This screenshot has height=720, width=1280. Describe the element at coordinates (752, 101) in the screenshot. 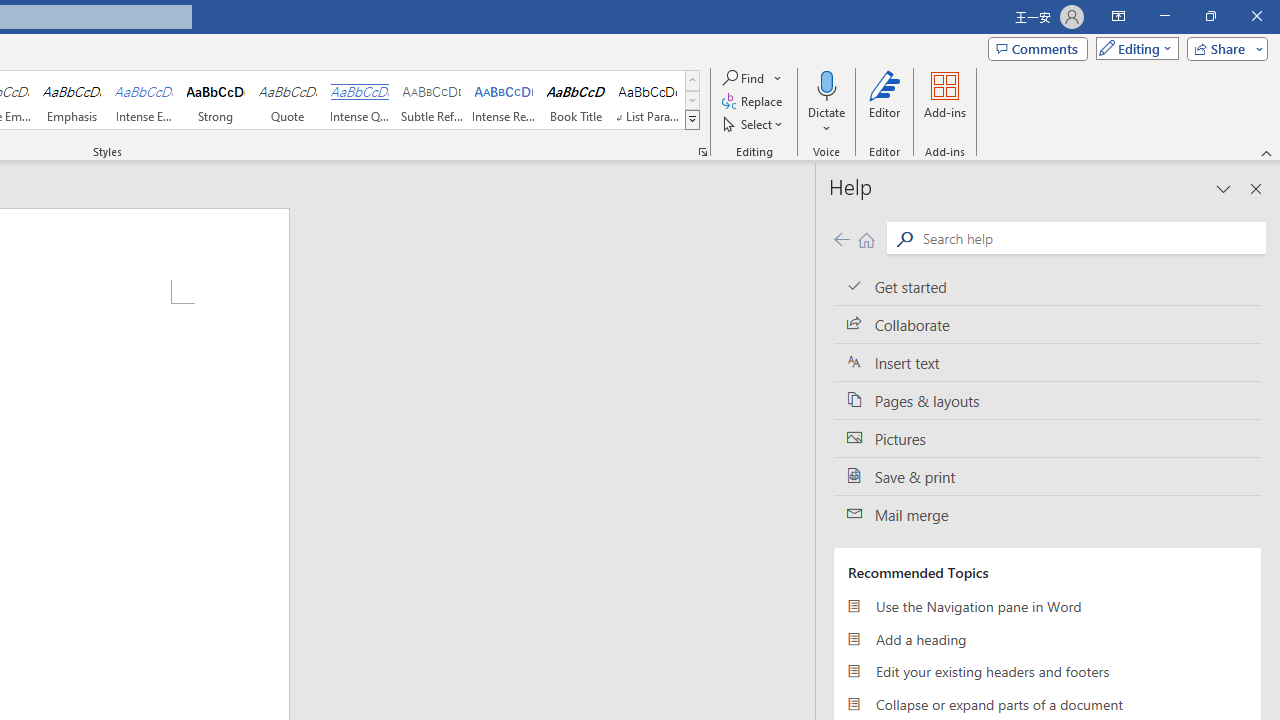

I see `'Replace...'` at that location.